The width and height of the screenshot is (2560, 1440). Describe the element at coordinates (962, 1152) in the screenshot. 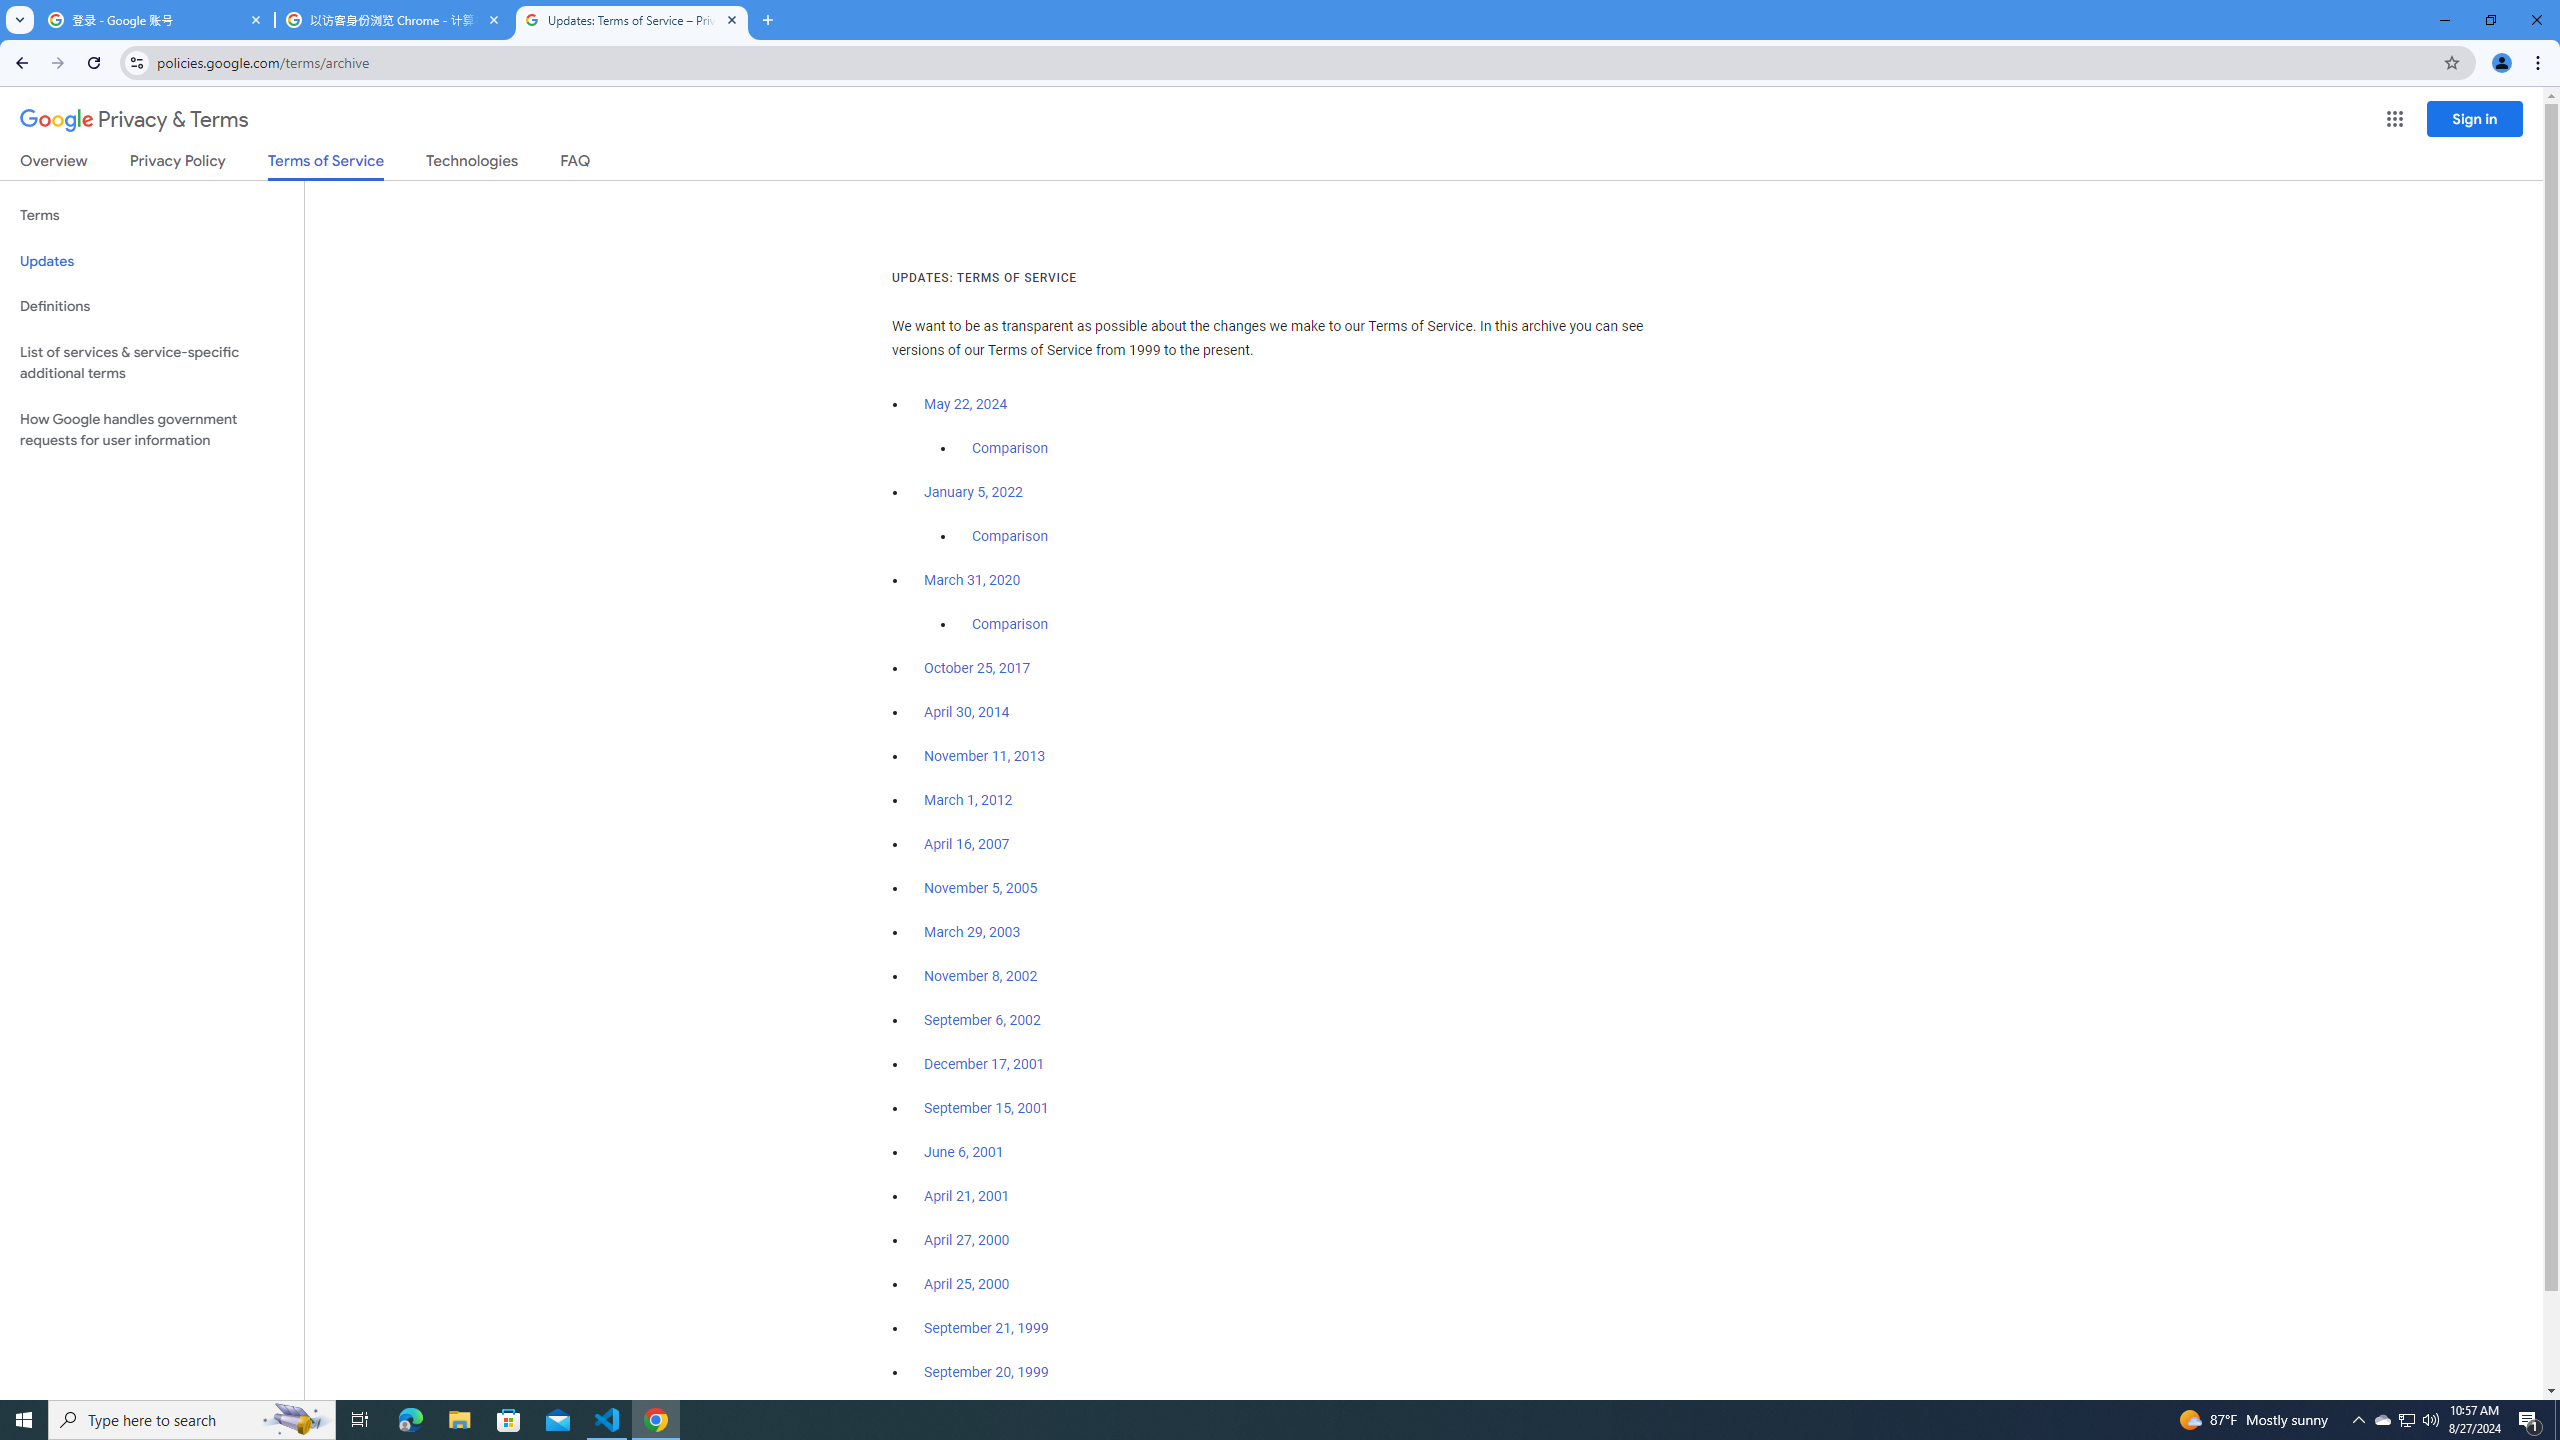

I see `'June 6, 2001'` at that location.